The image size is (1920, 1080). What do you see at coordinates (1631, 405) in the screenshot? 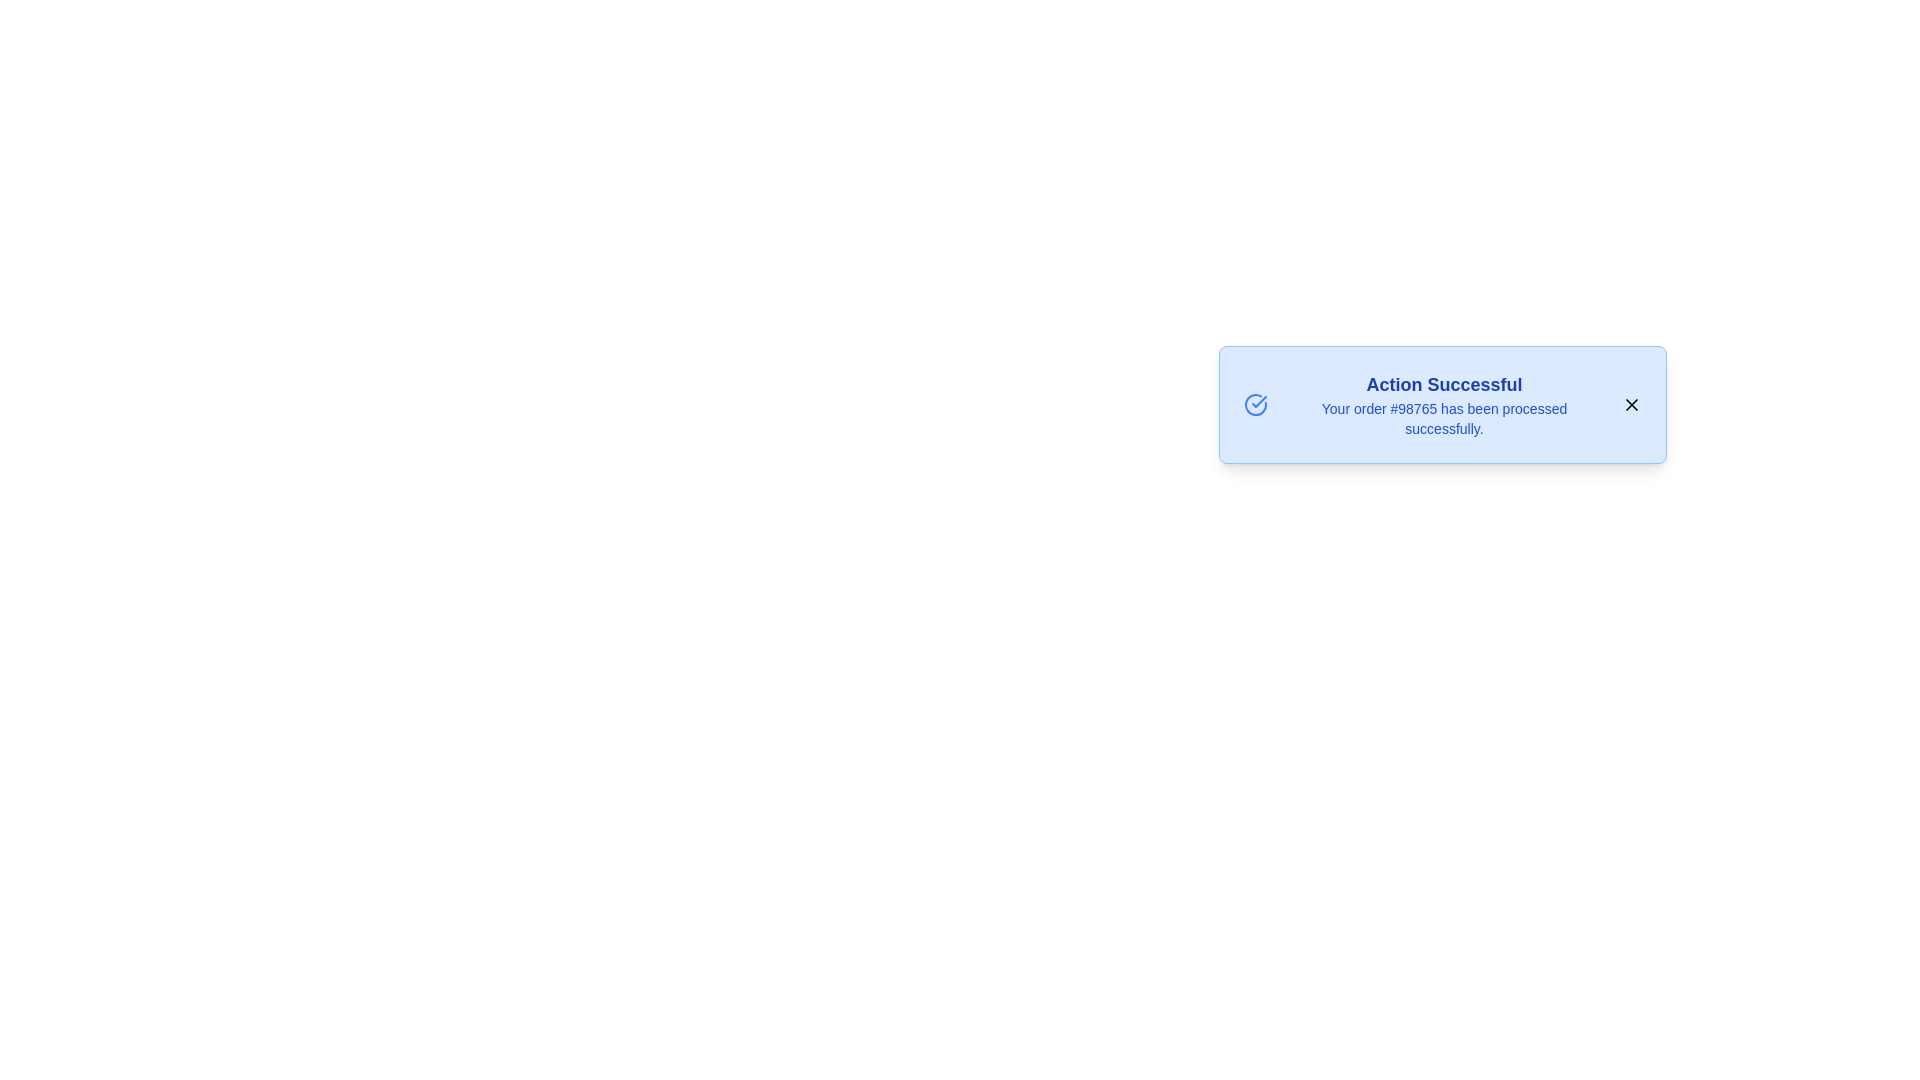
I see `the close button to dismiss the alert` at bounding box center [1631, 405].